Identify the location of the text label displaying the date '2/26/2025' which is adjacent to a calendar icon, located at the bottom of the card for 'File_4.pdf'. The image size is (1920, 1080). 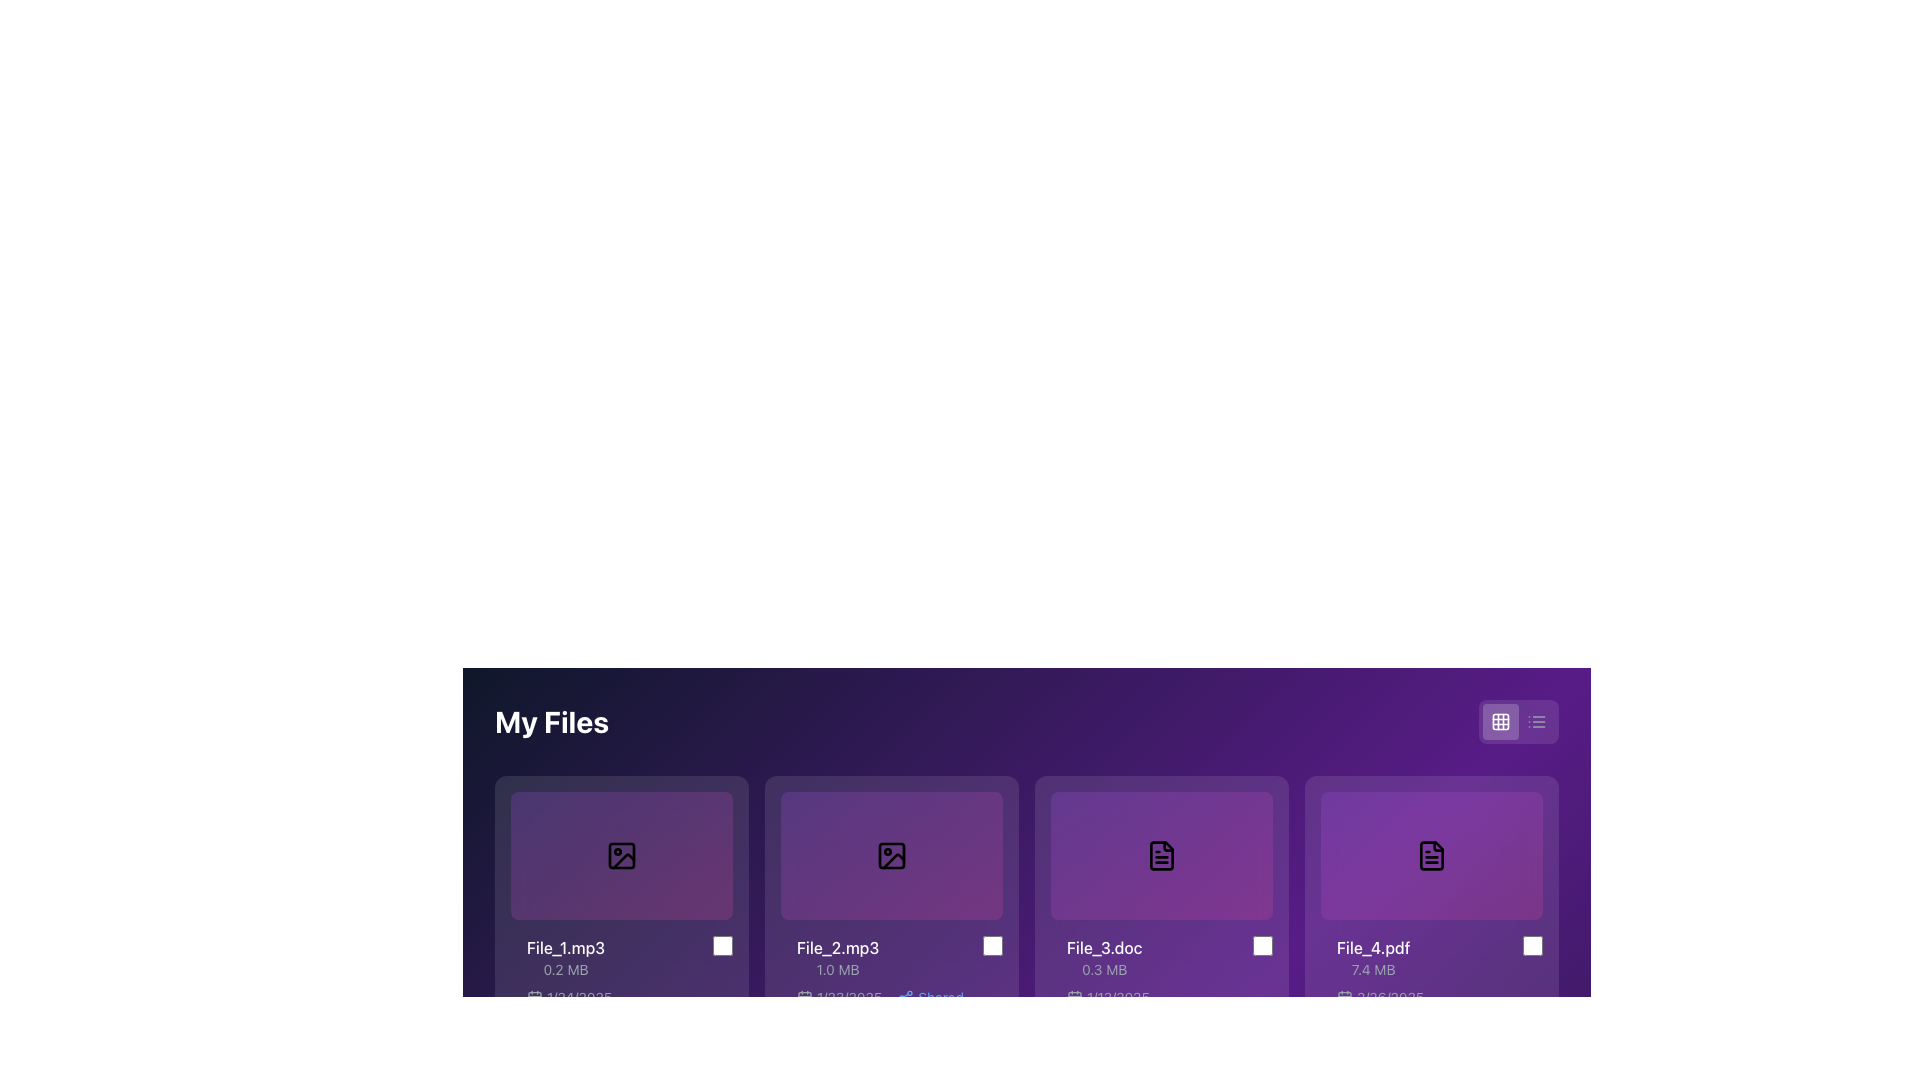
(1379, 998).